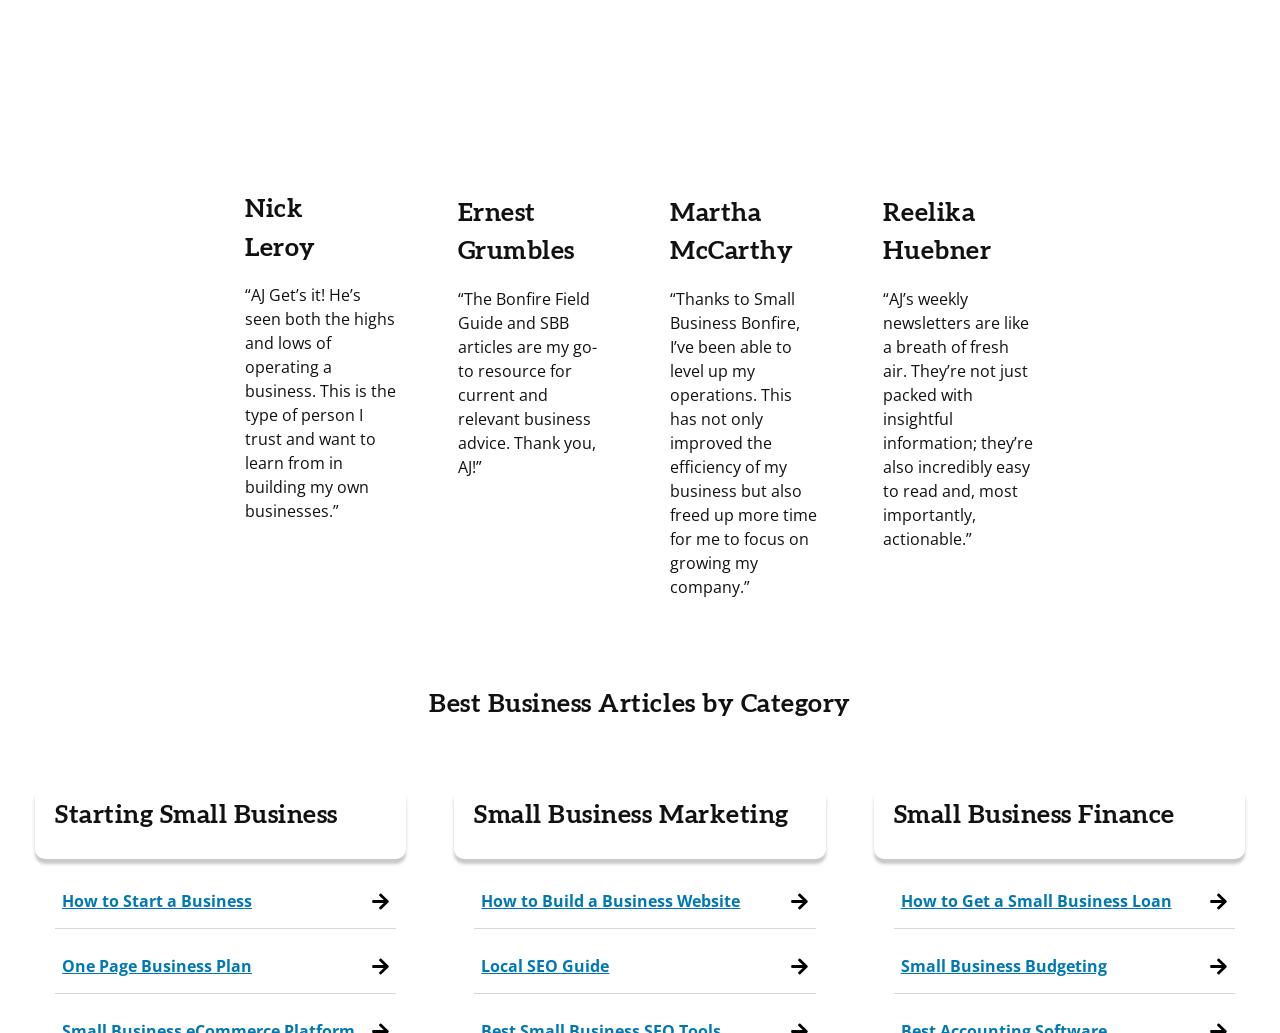 The image size is (1280, 1033). I want to click on '“AJ Get’s it! He’s seen both the highs and lows of operating a business. This is the type of person I trust and want to learn from in building my own businesses.”', so click(320, 402).